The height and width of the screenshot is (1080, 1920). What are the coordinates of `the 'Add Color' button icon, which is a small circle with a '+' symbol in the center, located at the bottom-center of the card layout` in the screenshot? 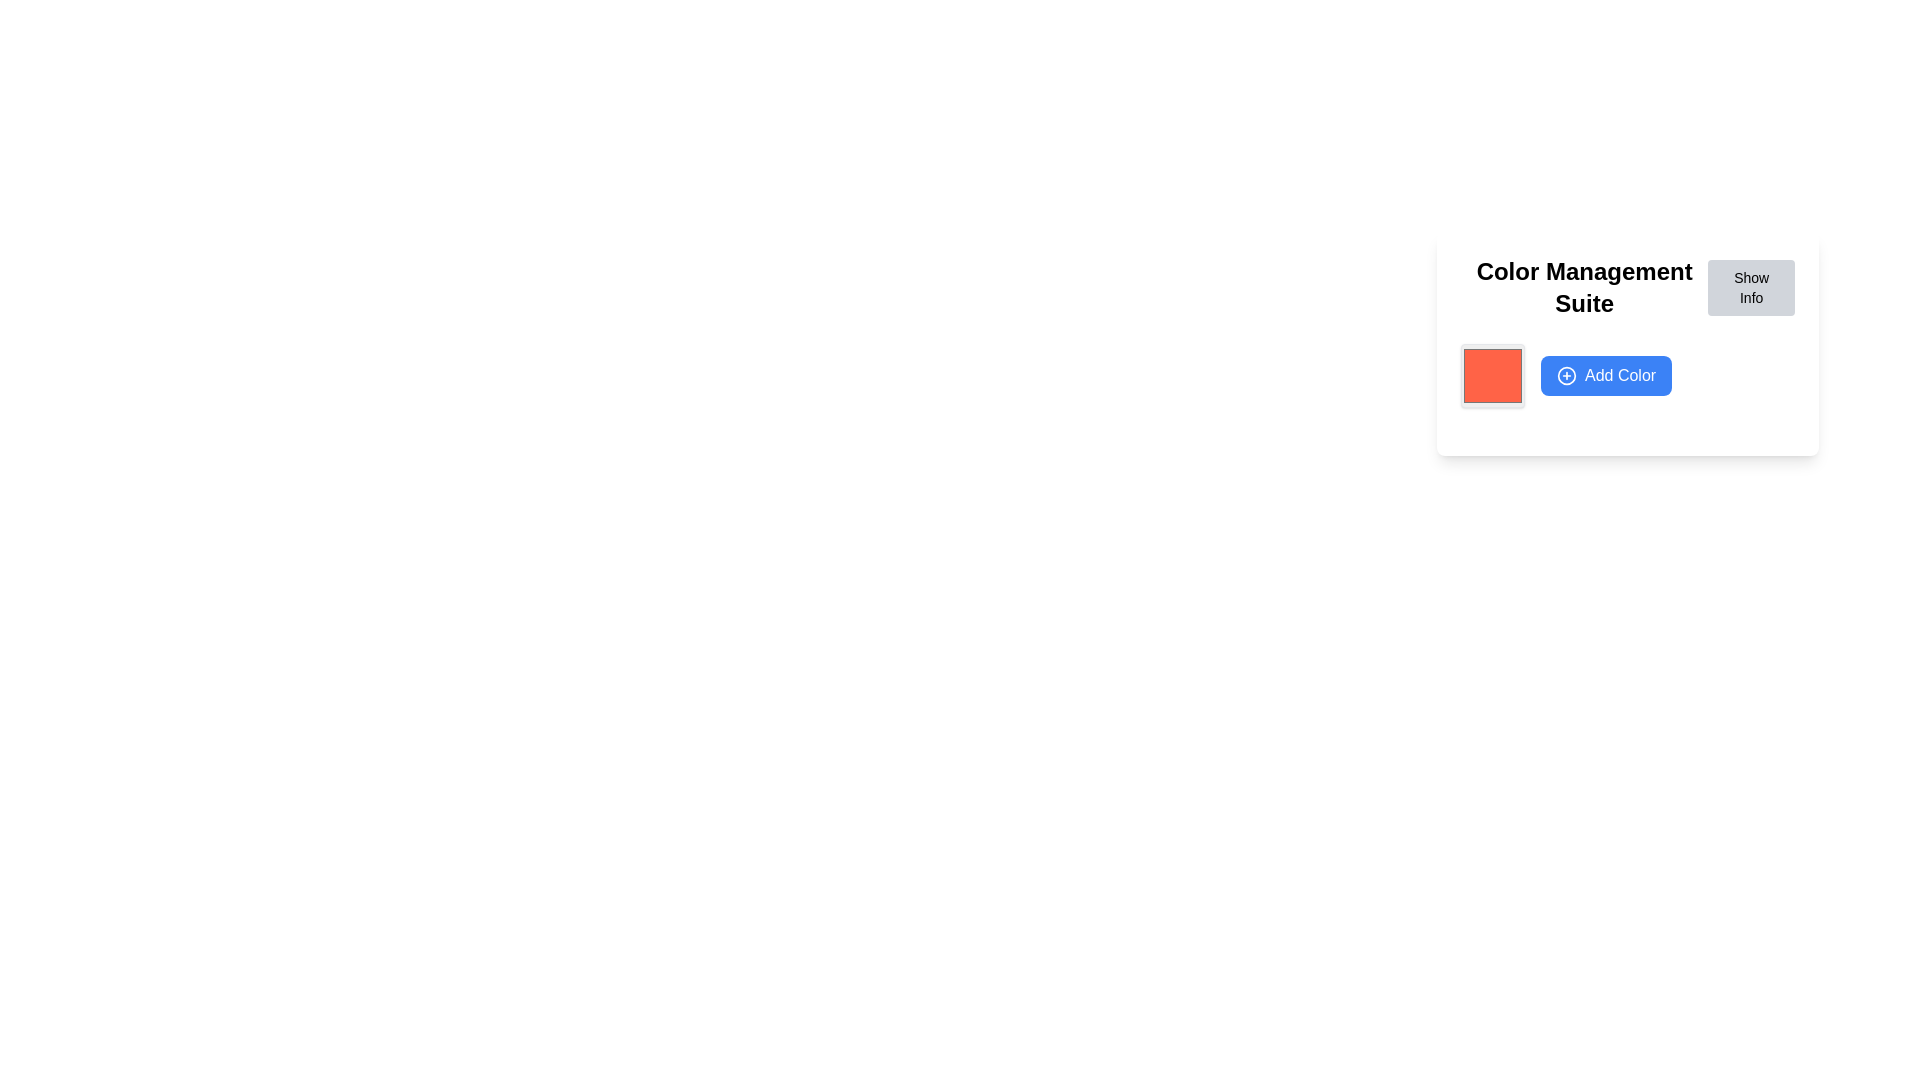 It's located at (1565, 375).